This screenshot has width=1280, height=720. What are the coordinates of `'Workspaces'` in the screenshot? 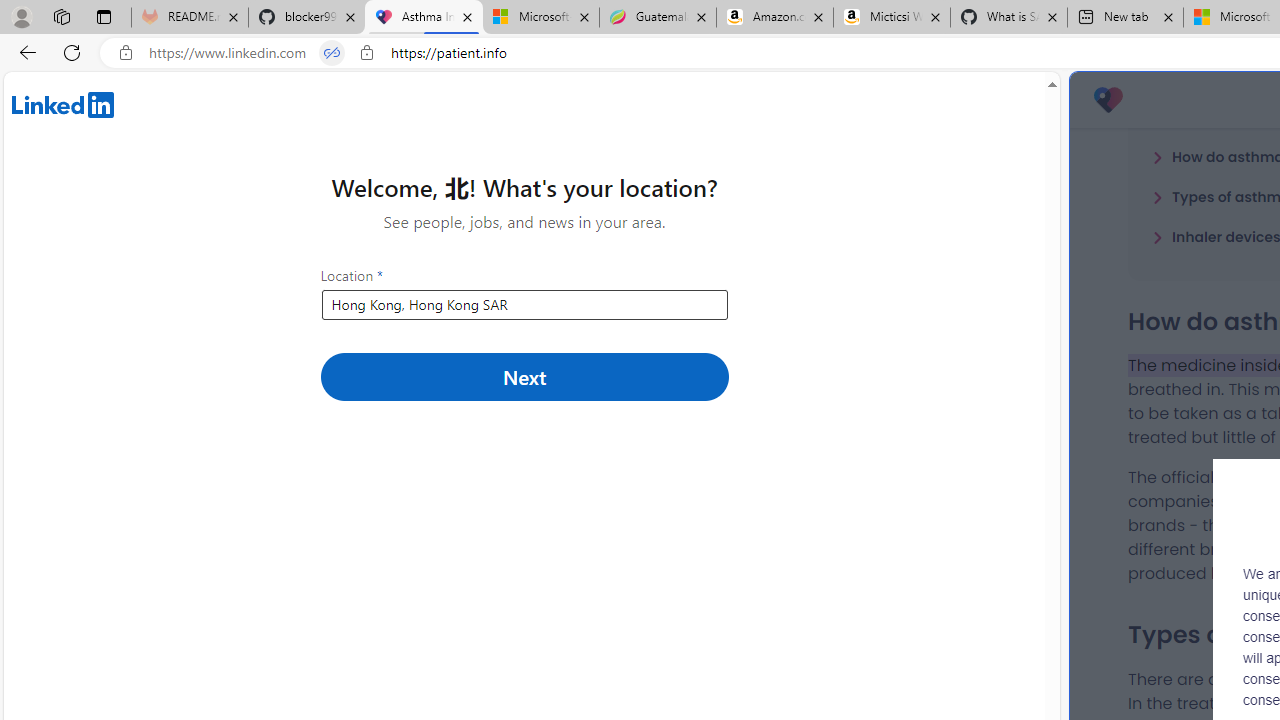 It's located at (61, 16).